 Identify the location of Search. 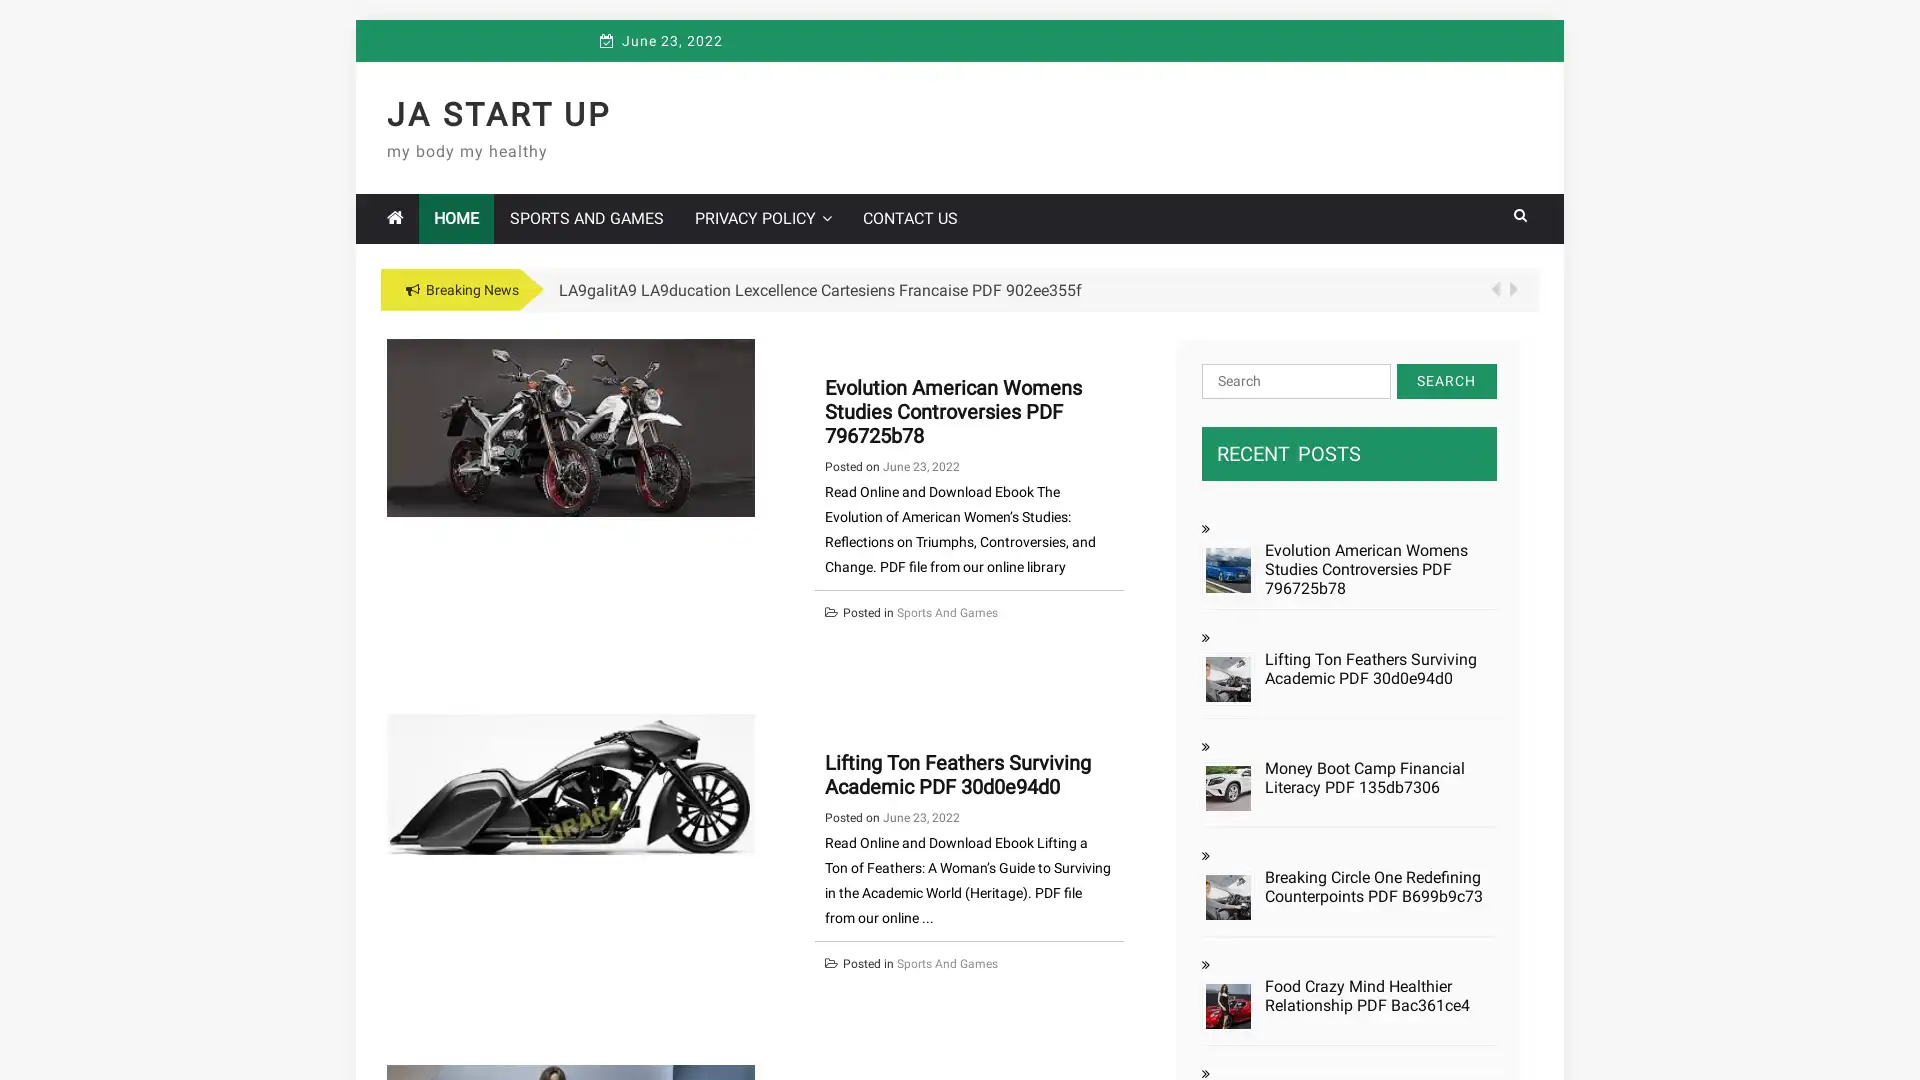
(1445, 380).